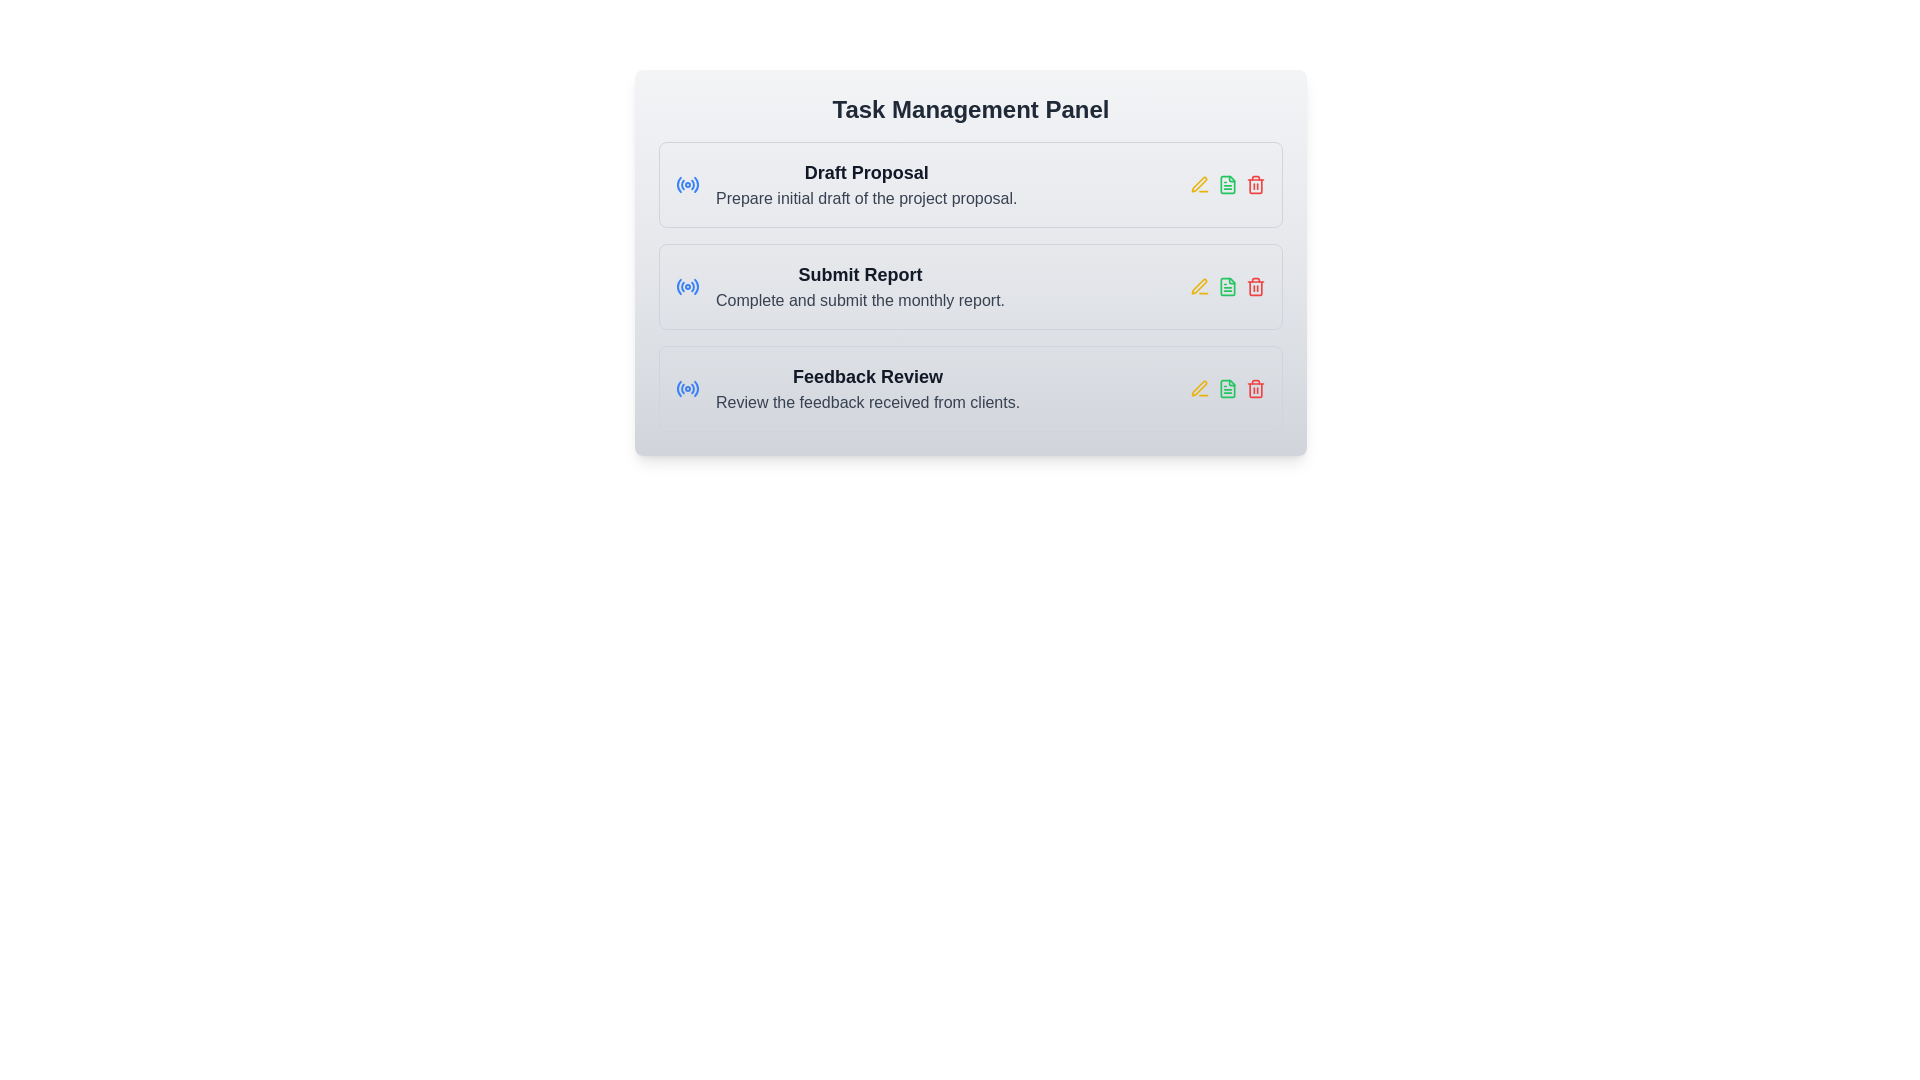 The height and width of the screenshot is (1080, 1920). What do you see at coordinates (846, 185) in the screenshot?
I see `the informational text block that represents the task 'Draft Proposal' which is the first item in a card layout, located above 'Submit Report' and 'Feedback Review'` at bounding box center [846, 185].